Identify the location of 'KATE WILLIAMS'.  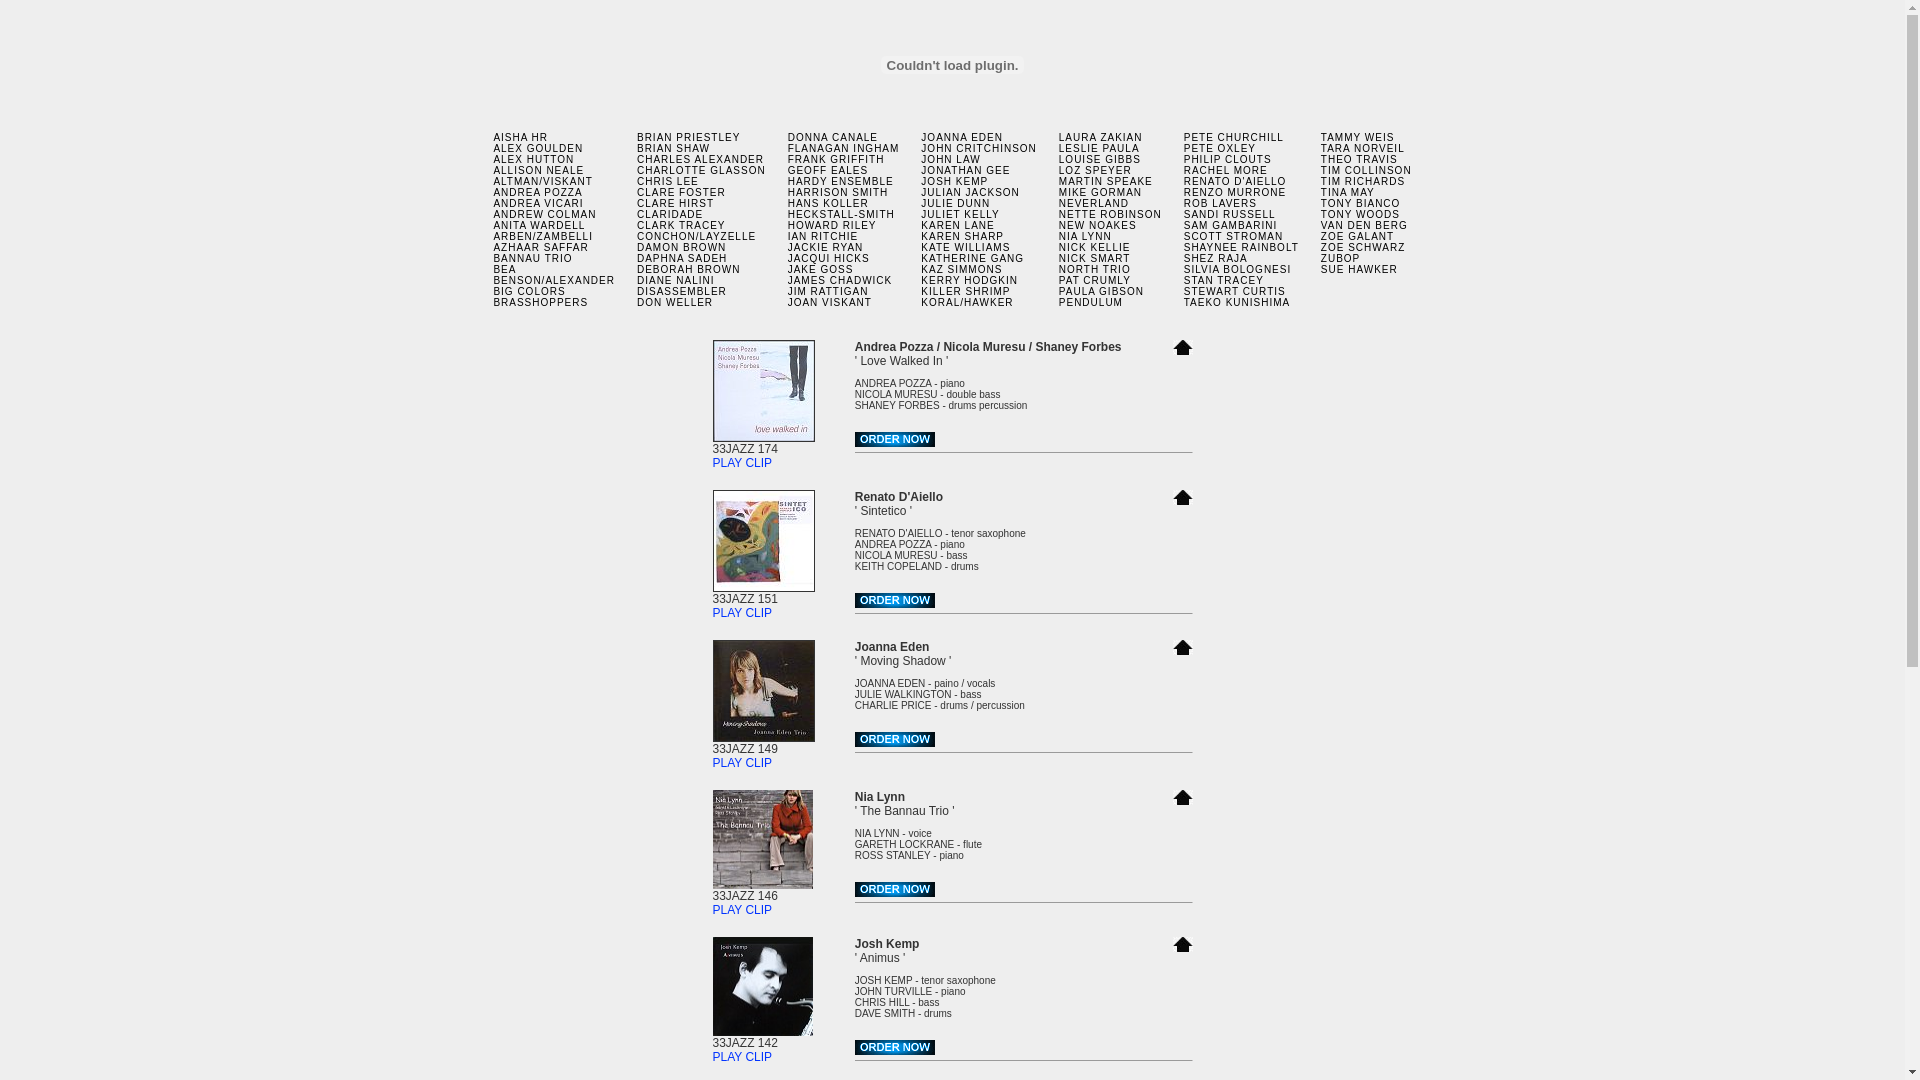
(965, 246).